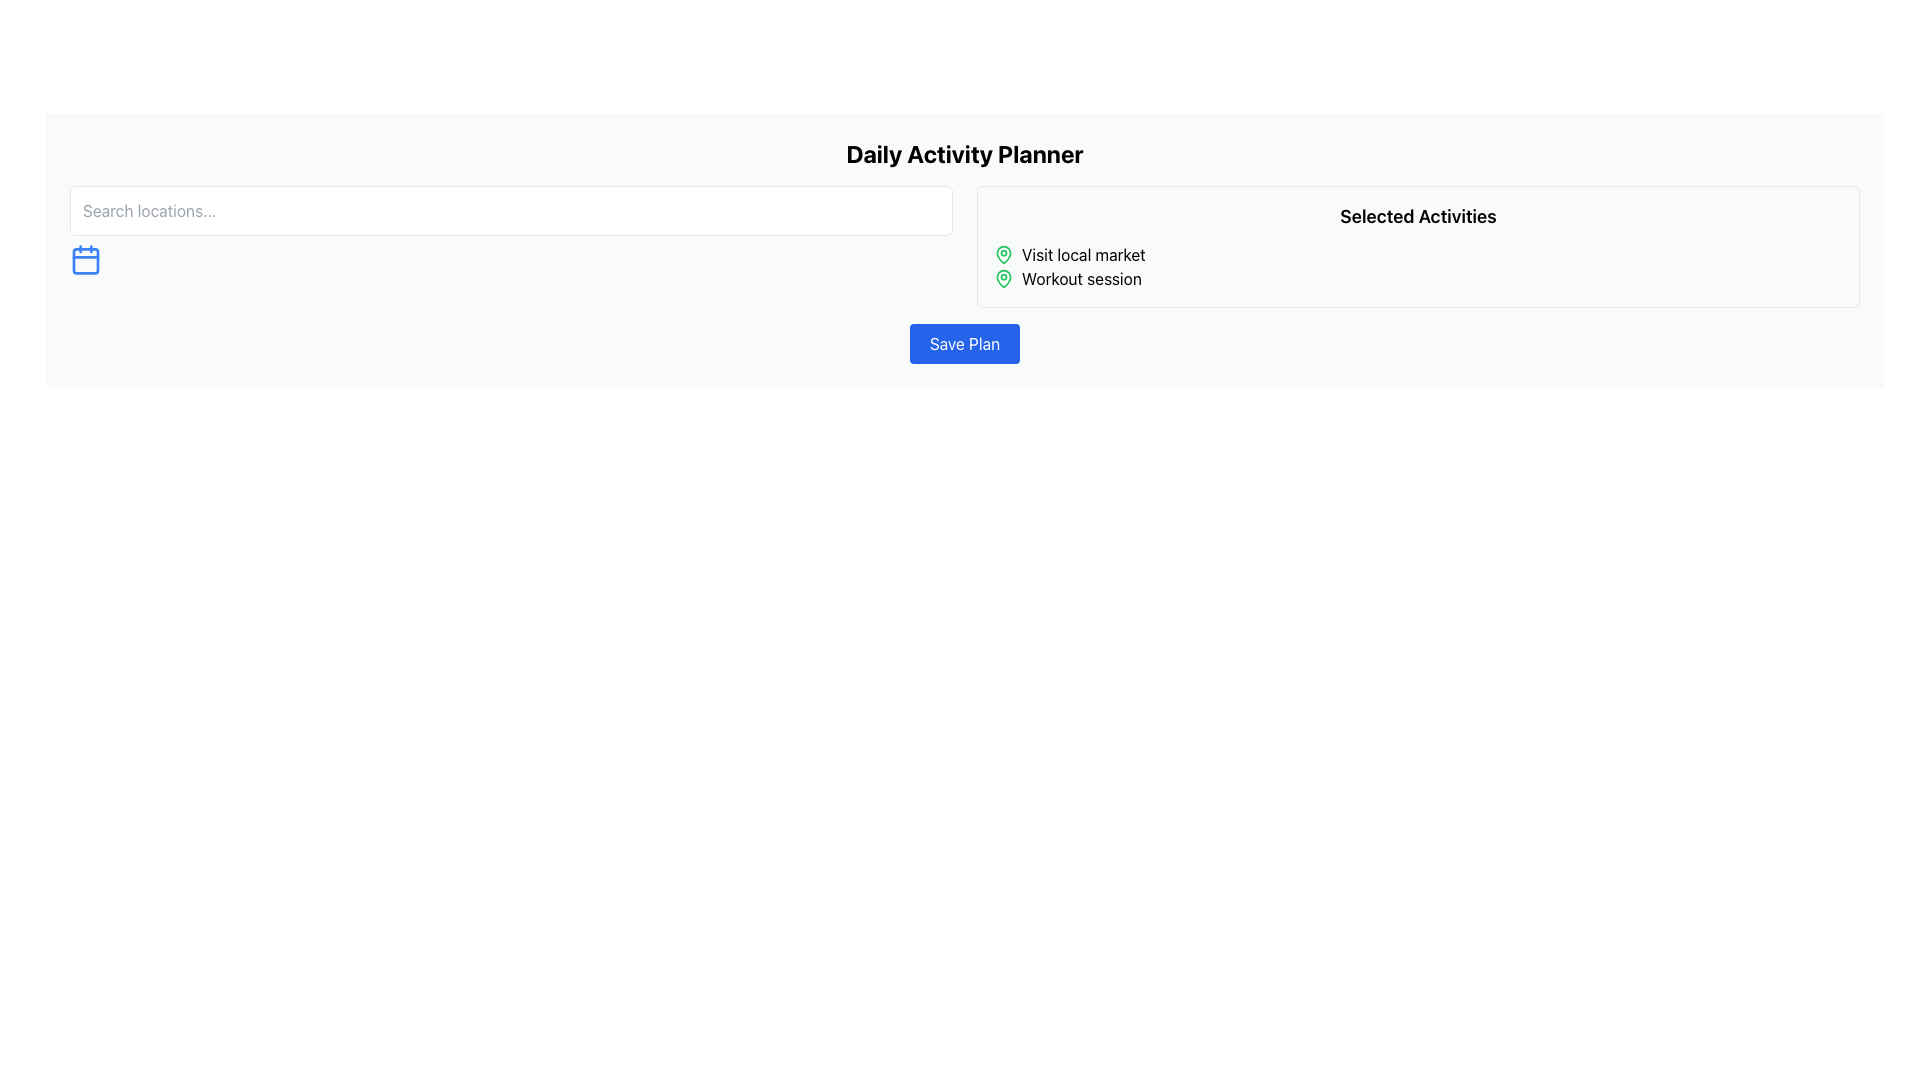  Describe the element at coordinates (1003, 277) in the screenshot. I see `the geographic location icon located to the left of the text 'Visit local market' in the 'Selected Activities' section of the interface` at that location.